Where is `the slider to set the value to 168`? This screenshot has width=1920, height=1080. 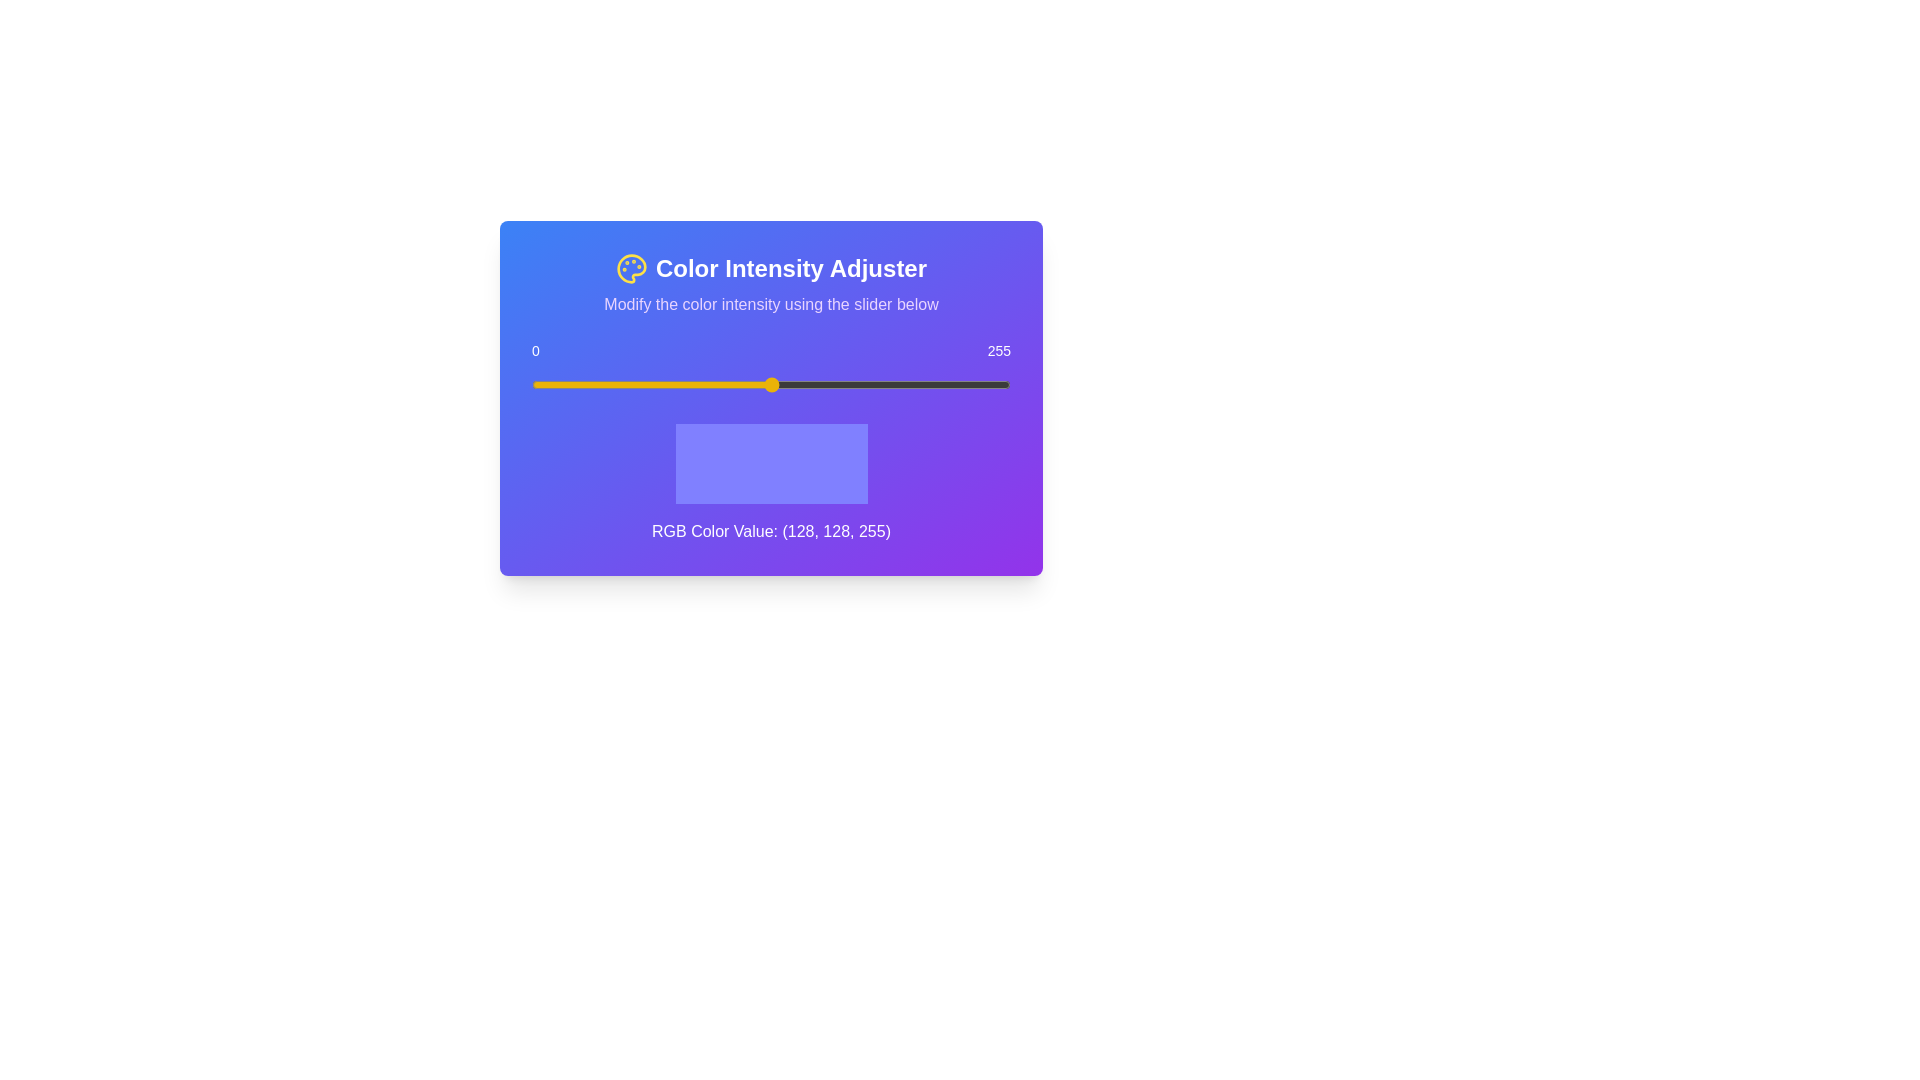
the slider to set the value to 168 is located at coordinates (847, 385).